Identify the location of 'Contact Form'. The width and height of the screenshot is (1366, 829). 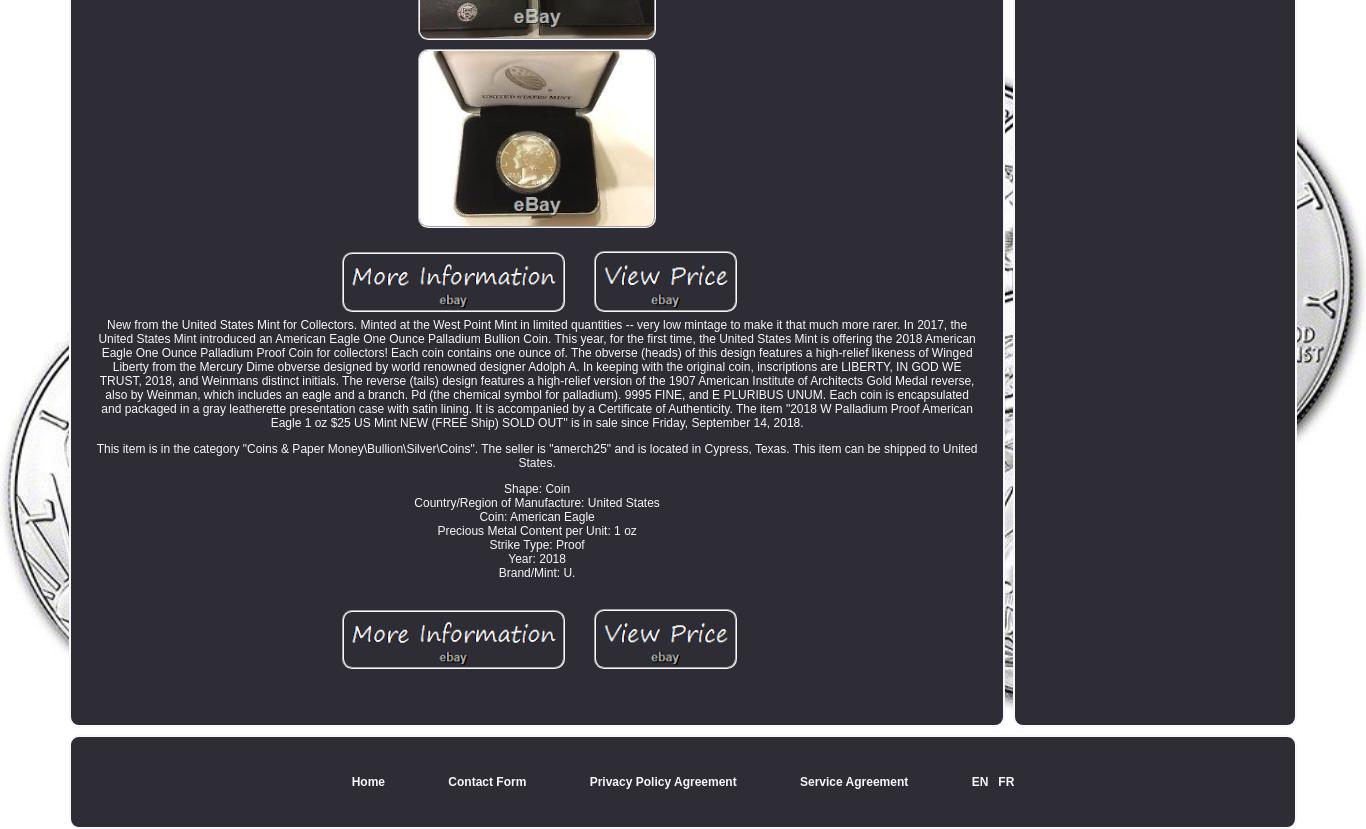
(447, 781).